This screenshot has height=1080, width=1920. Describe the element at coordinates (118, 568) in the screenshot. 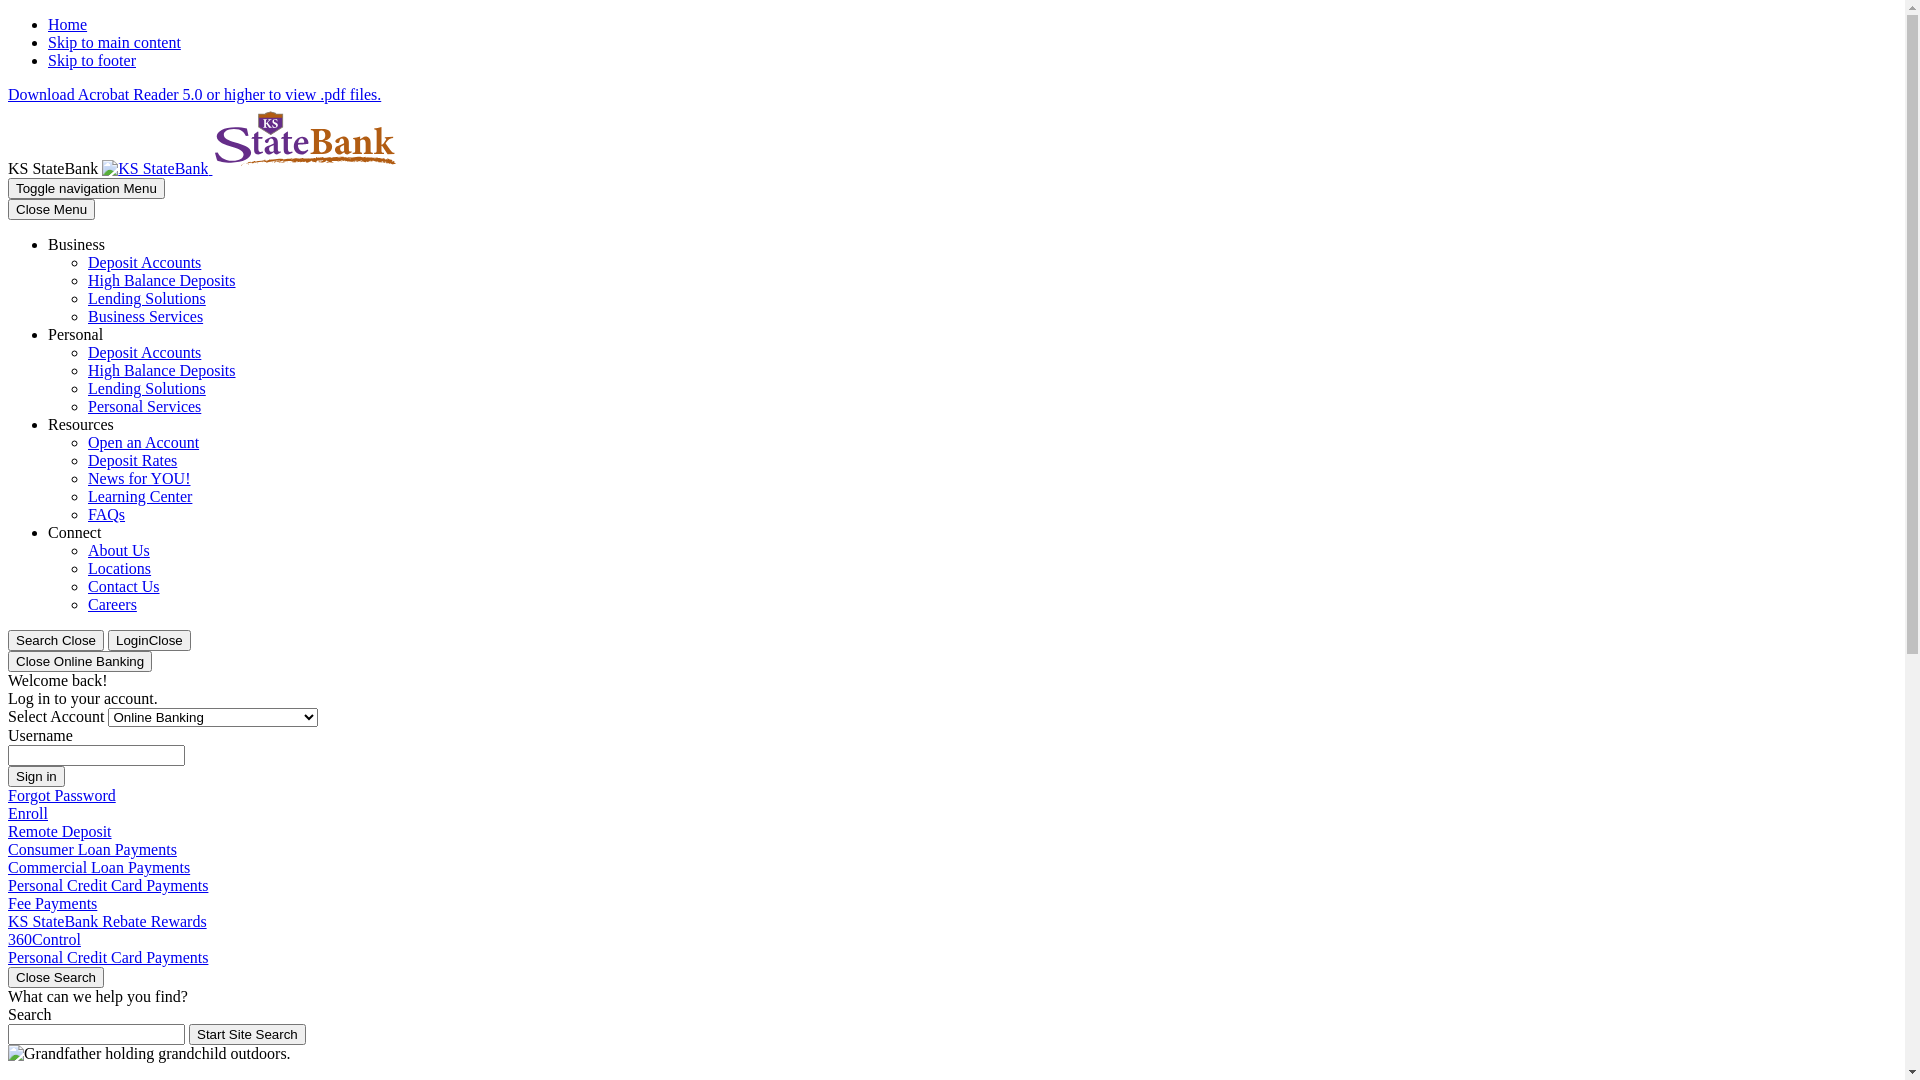

I see `'Locations'` at that location.